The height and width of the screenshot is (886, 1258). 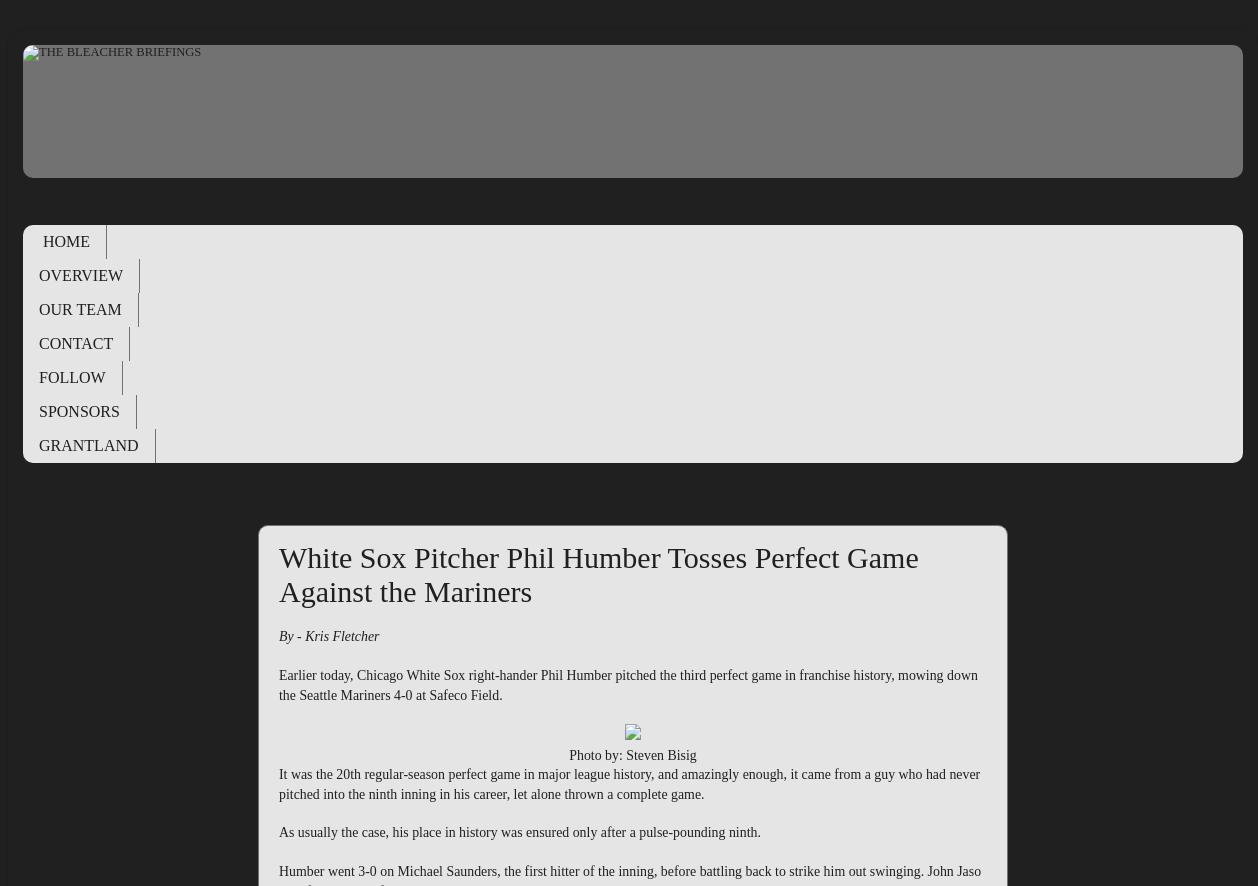 I want to click on 'SPONSORS', so click(x=38, y=409).